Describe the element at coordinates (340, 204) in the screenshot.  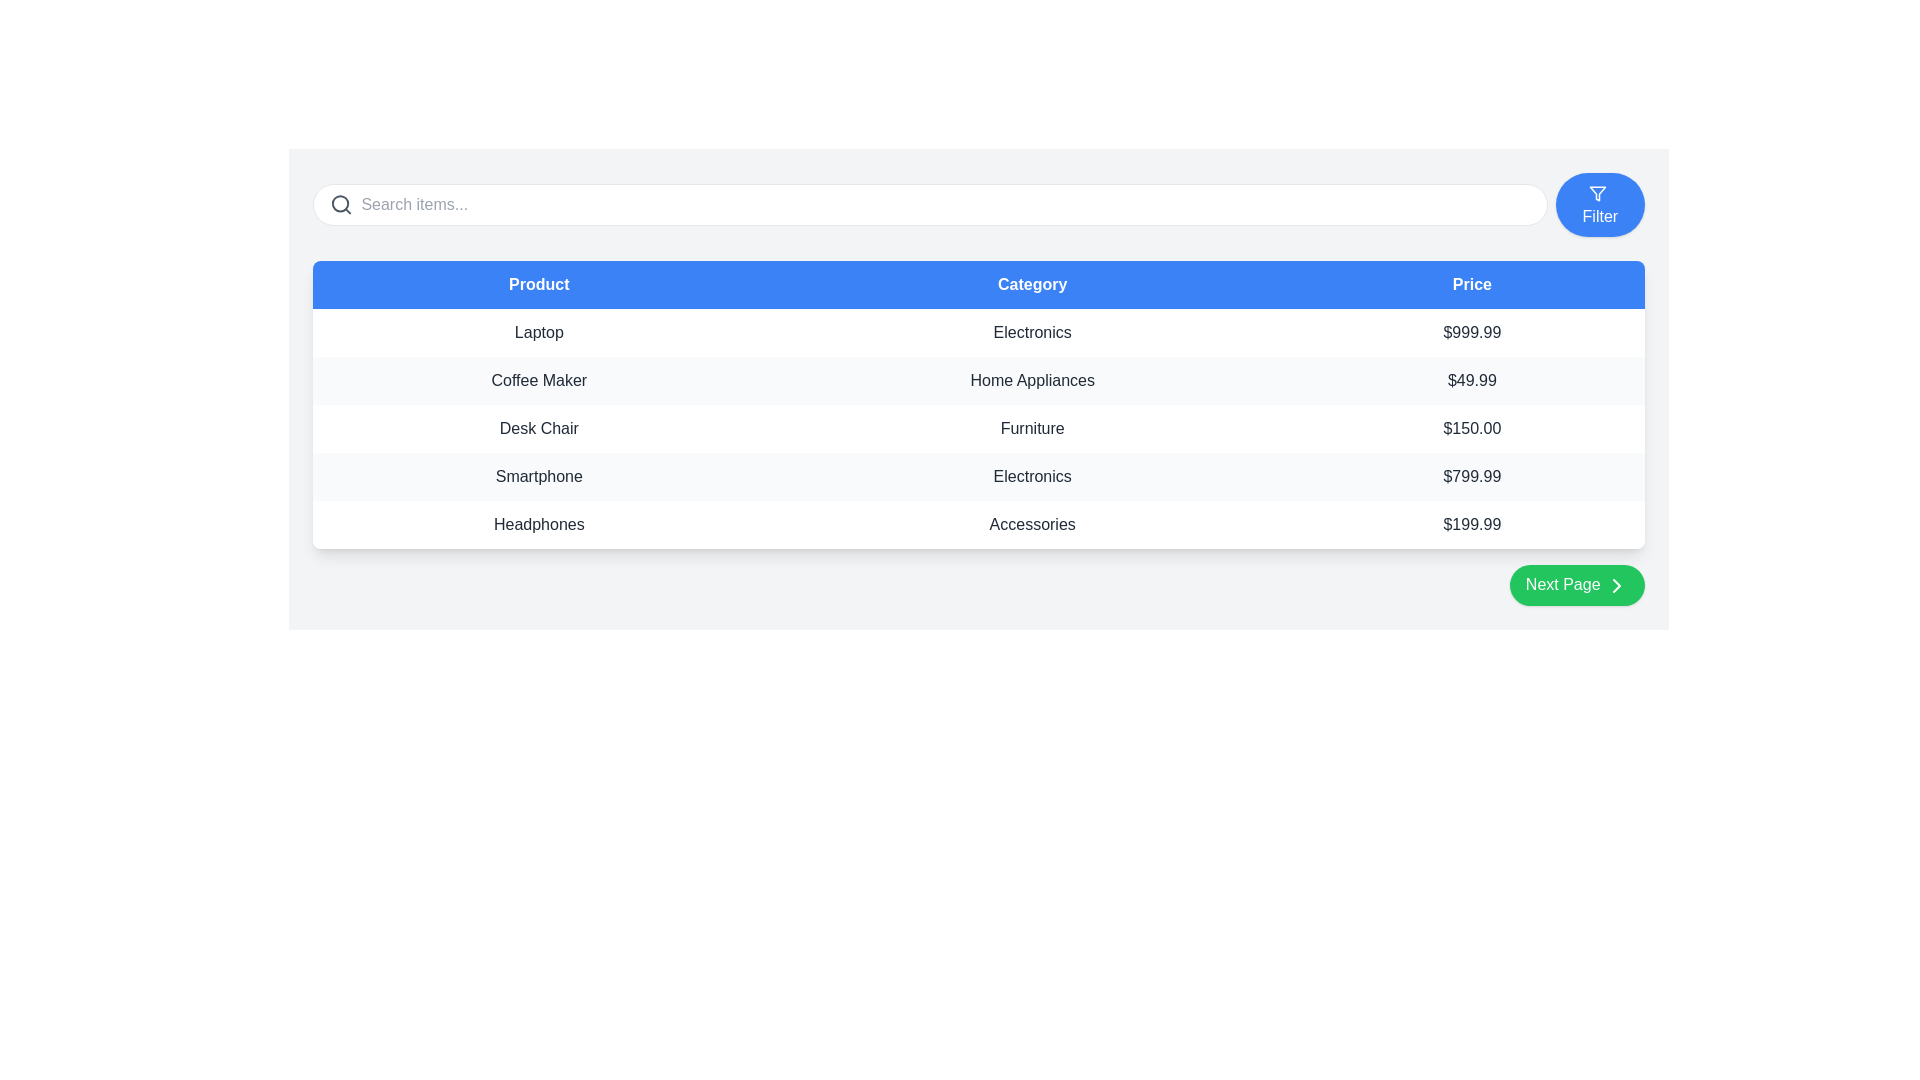
I see `the circular icon element that is part of the magnifying glass icon located within the search bar, positioned to the left of the placeholder text 'Search items...'` at that location.